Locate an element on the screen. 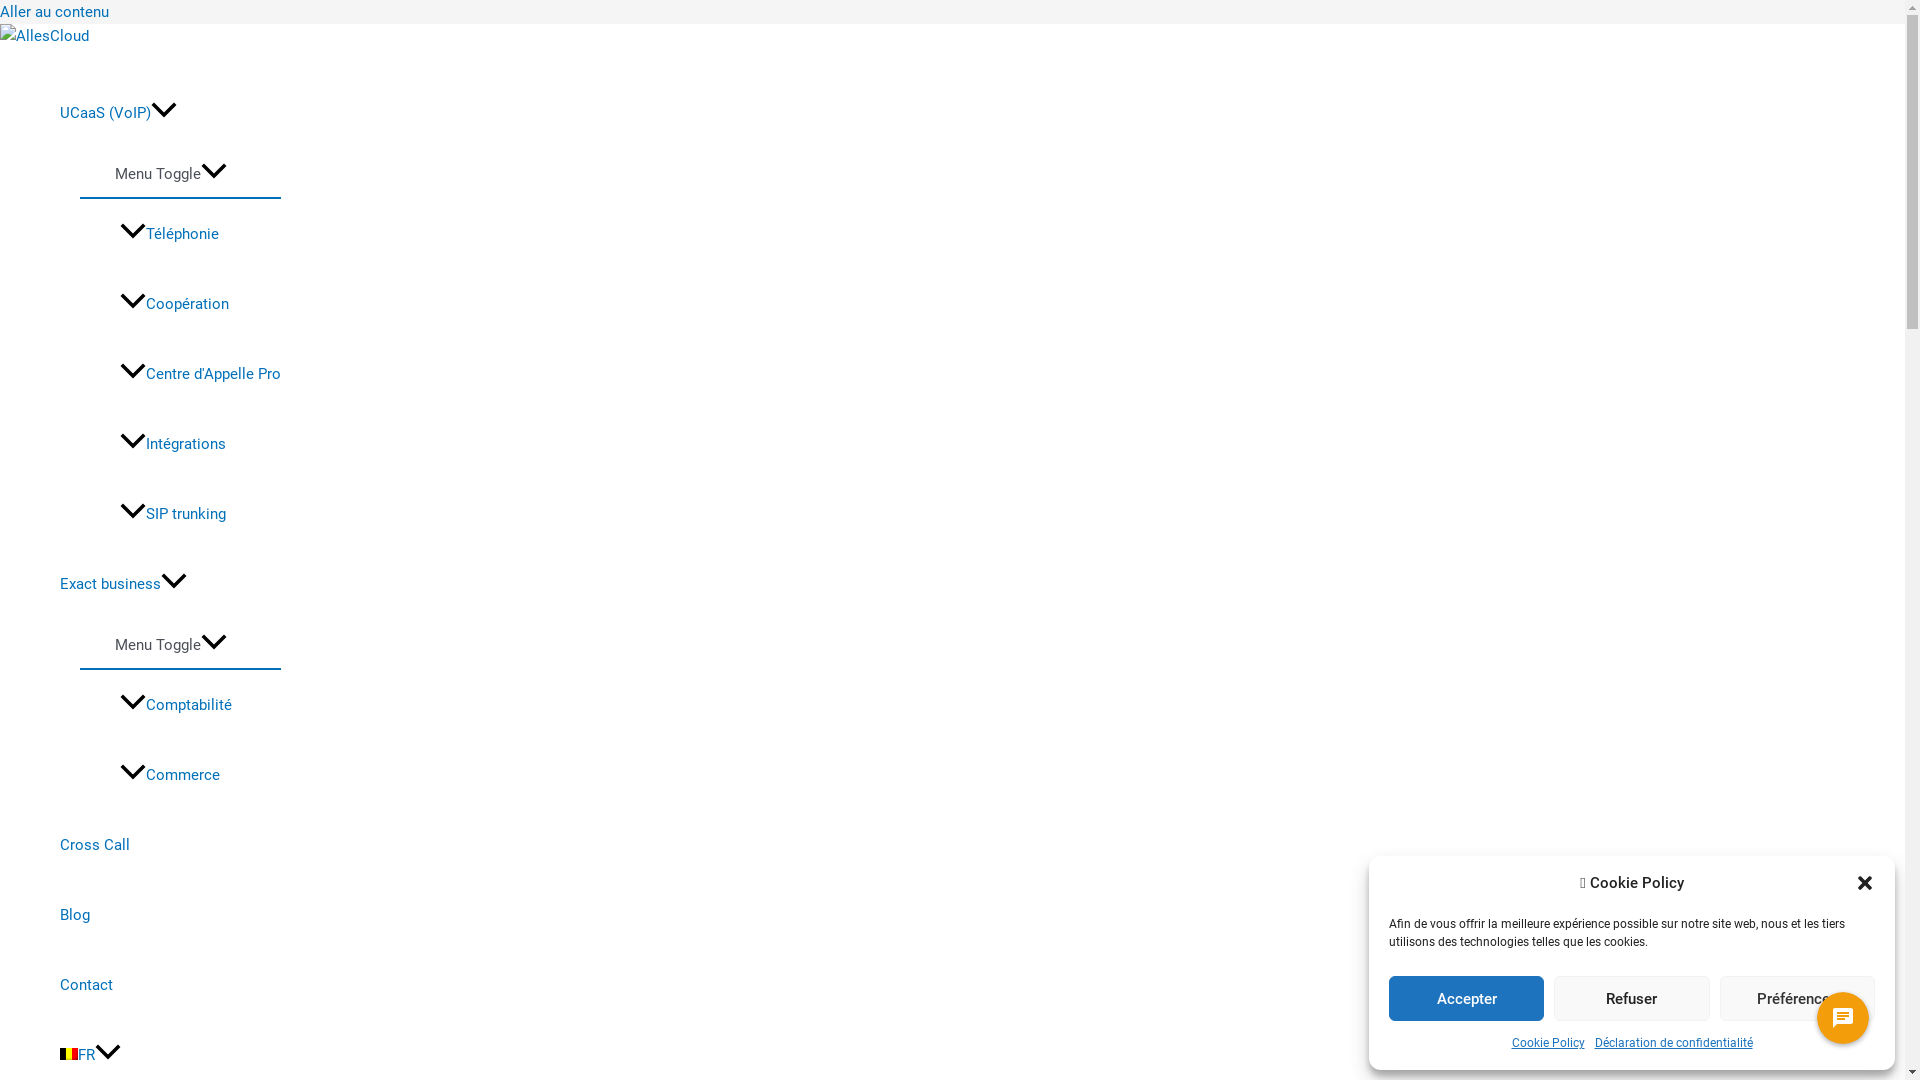 This screenshot has height=1080, width=1920. 'Contact' is located at coordinates (170, 983).